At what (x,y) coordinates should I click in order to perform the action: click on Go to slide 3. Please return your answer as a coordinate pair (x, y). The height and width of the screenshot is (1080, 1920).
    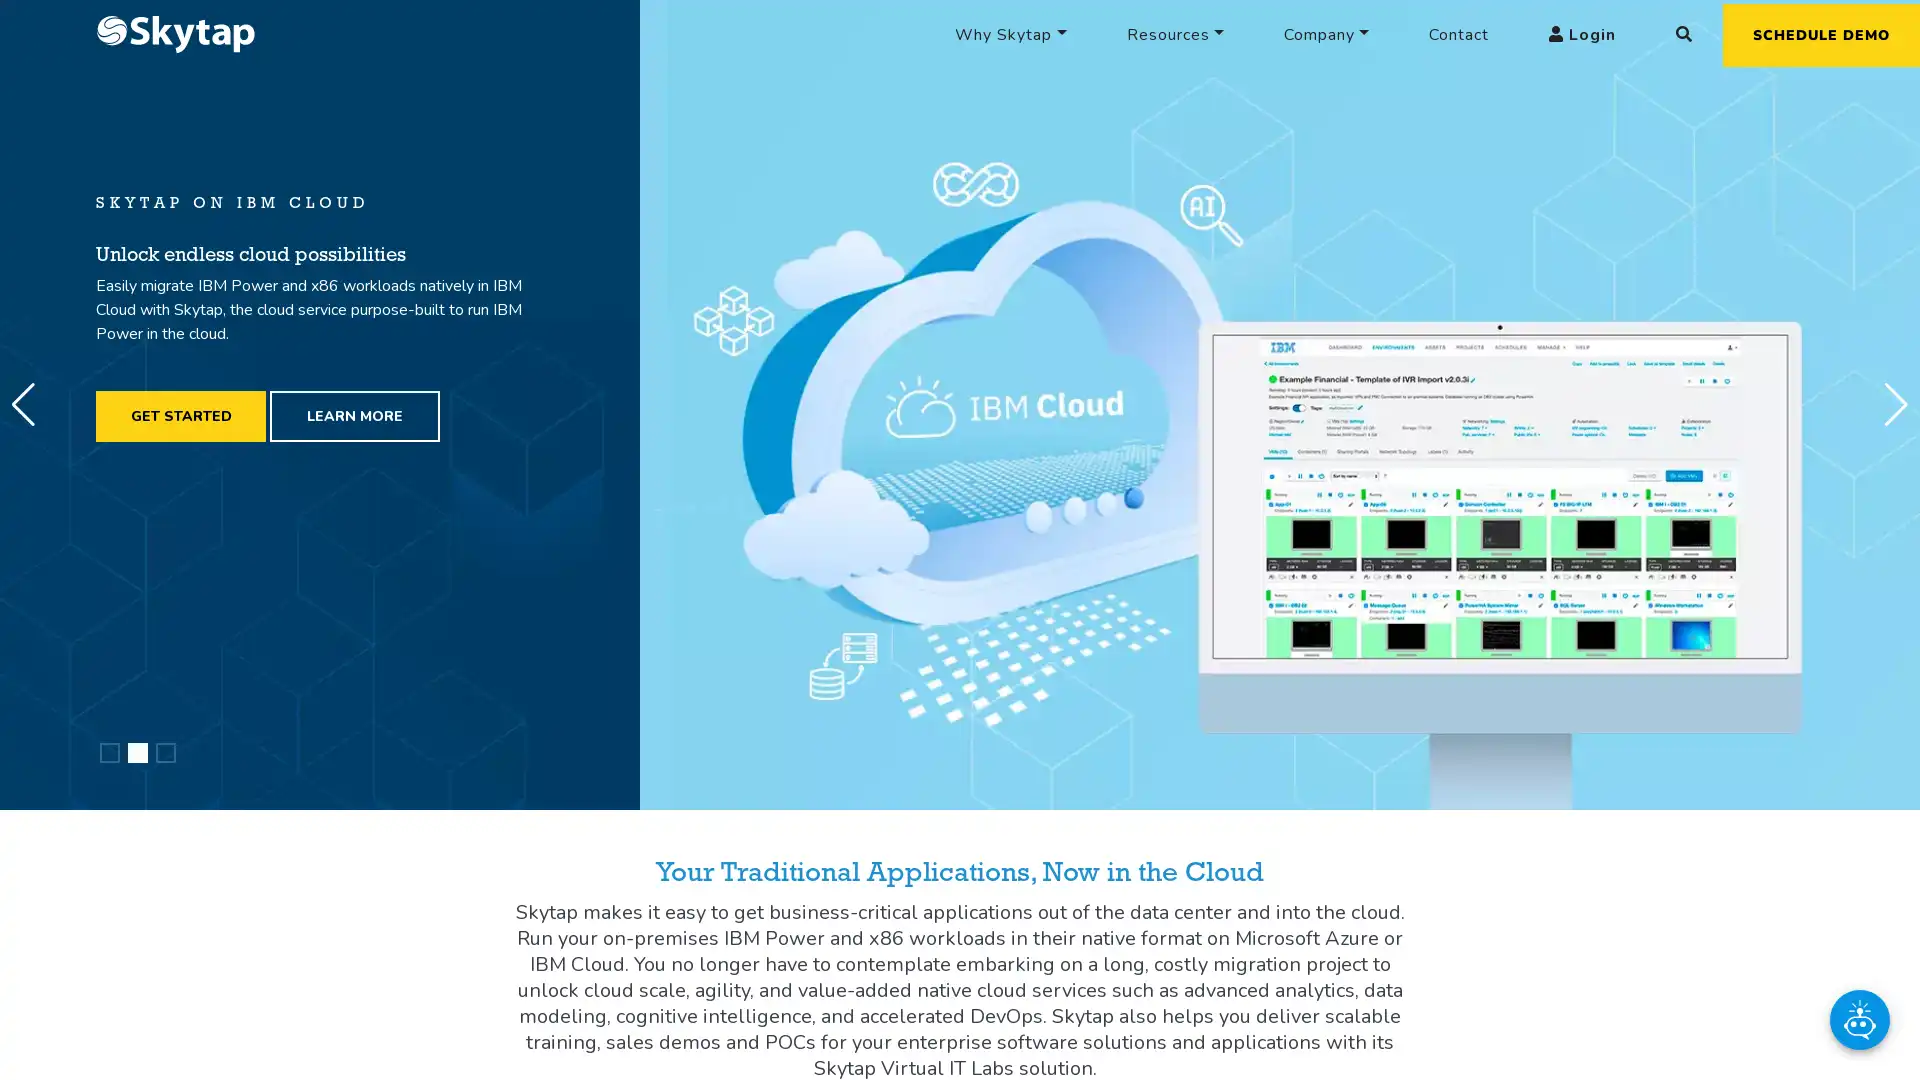
    Looking at the image, I should click on (166, 752).